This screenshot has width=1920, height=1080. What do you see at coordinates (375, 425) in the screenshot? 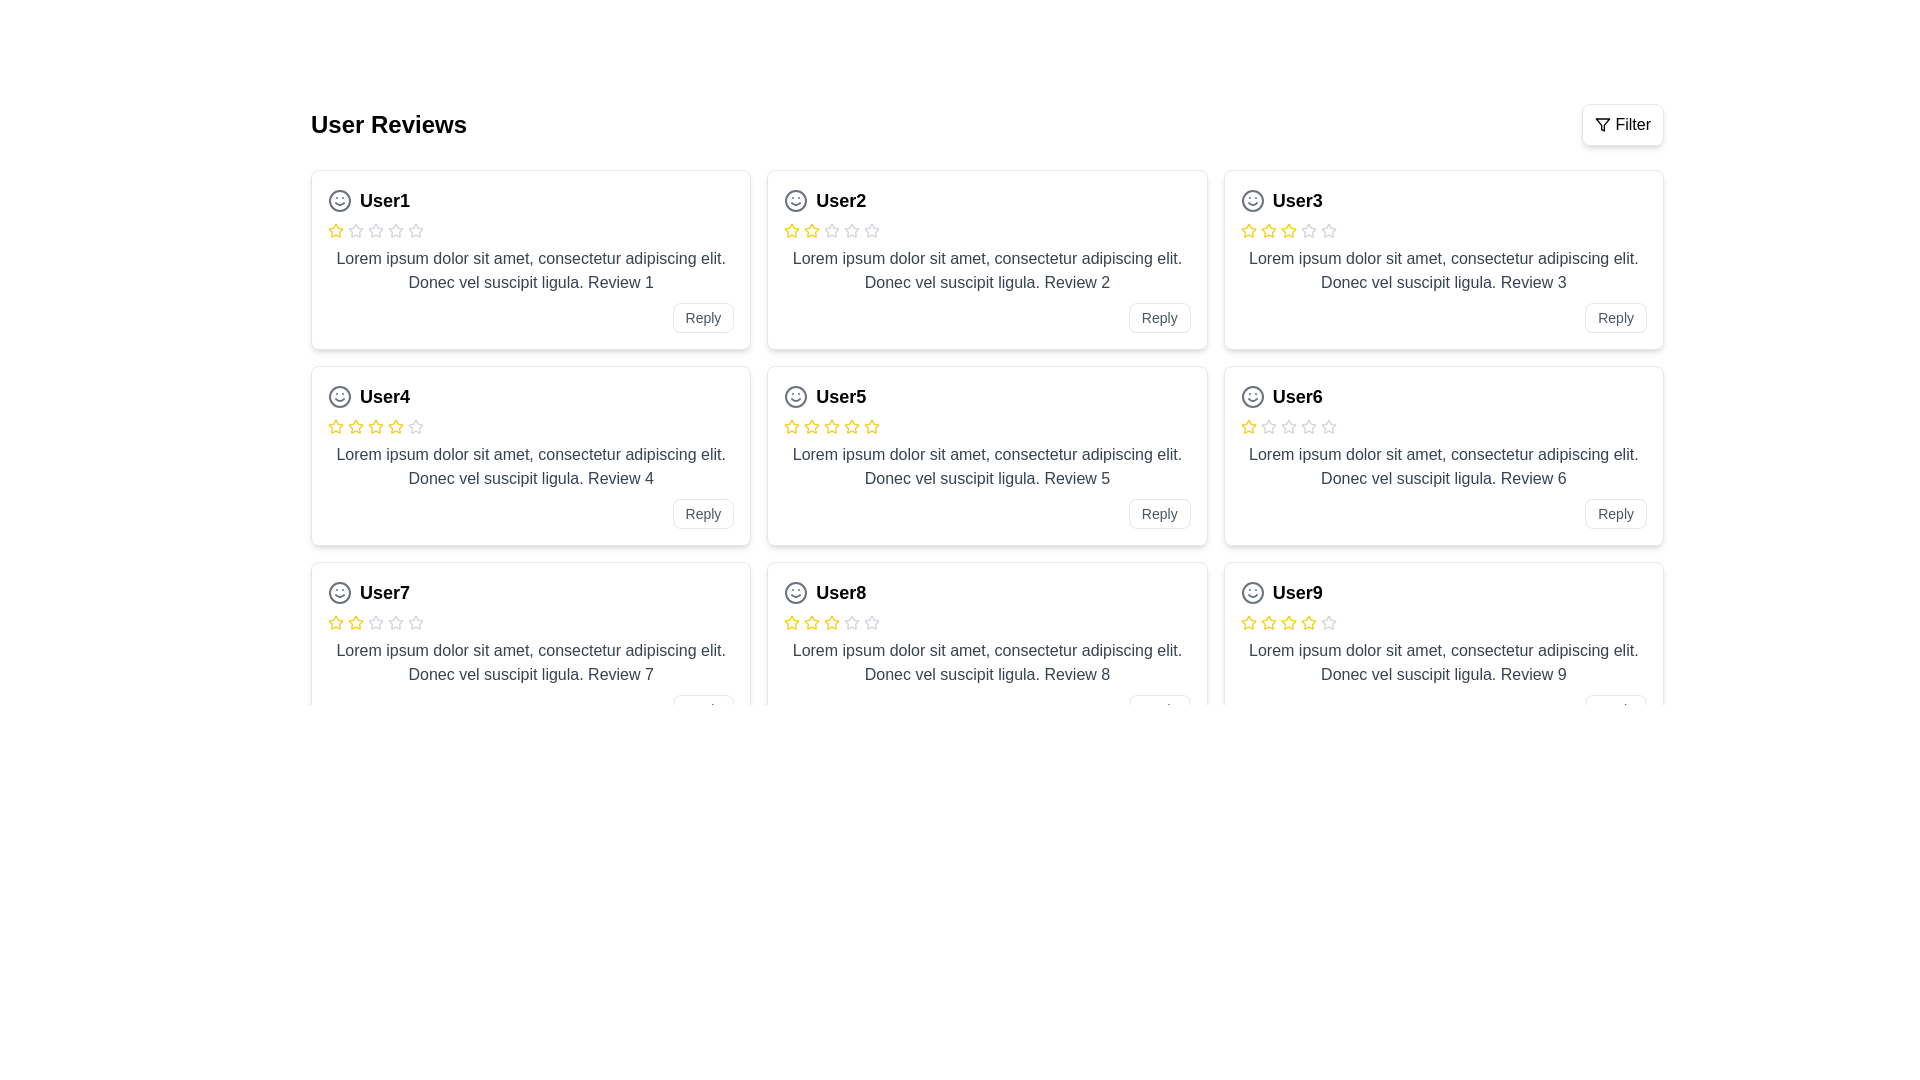
I see `the third yellow star icon in the 5-star rating system for 'User4'` at bounding box center [375, 425].